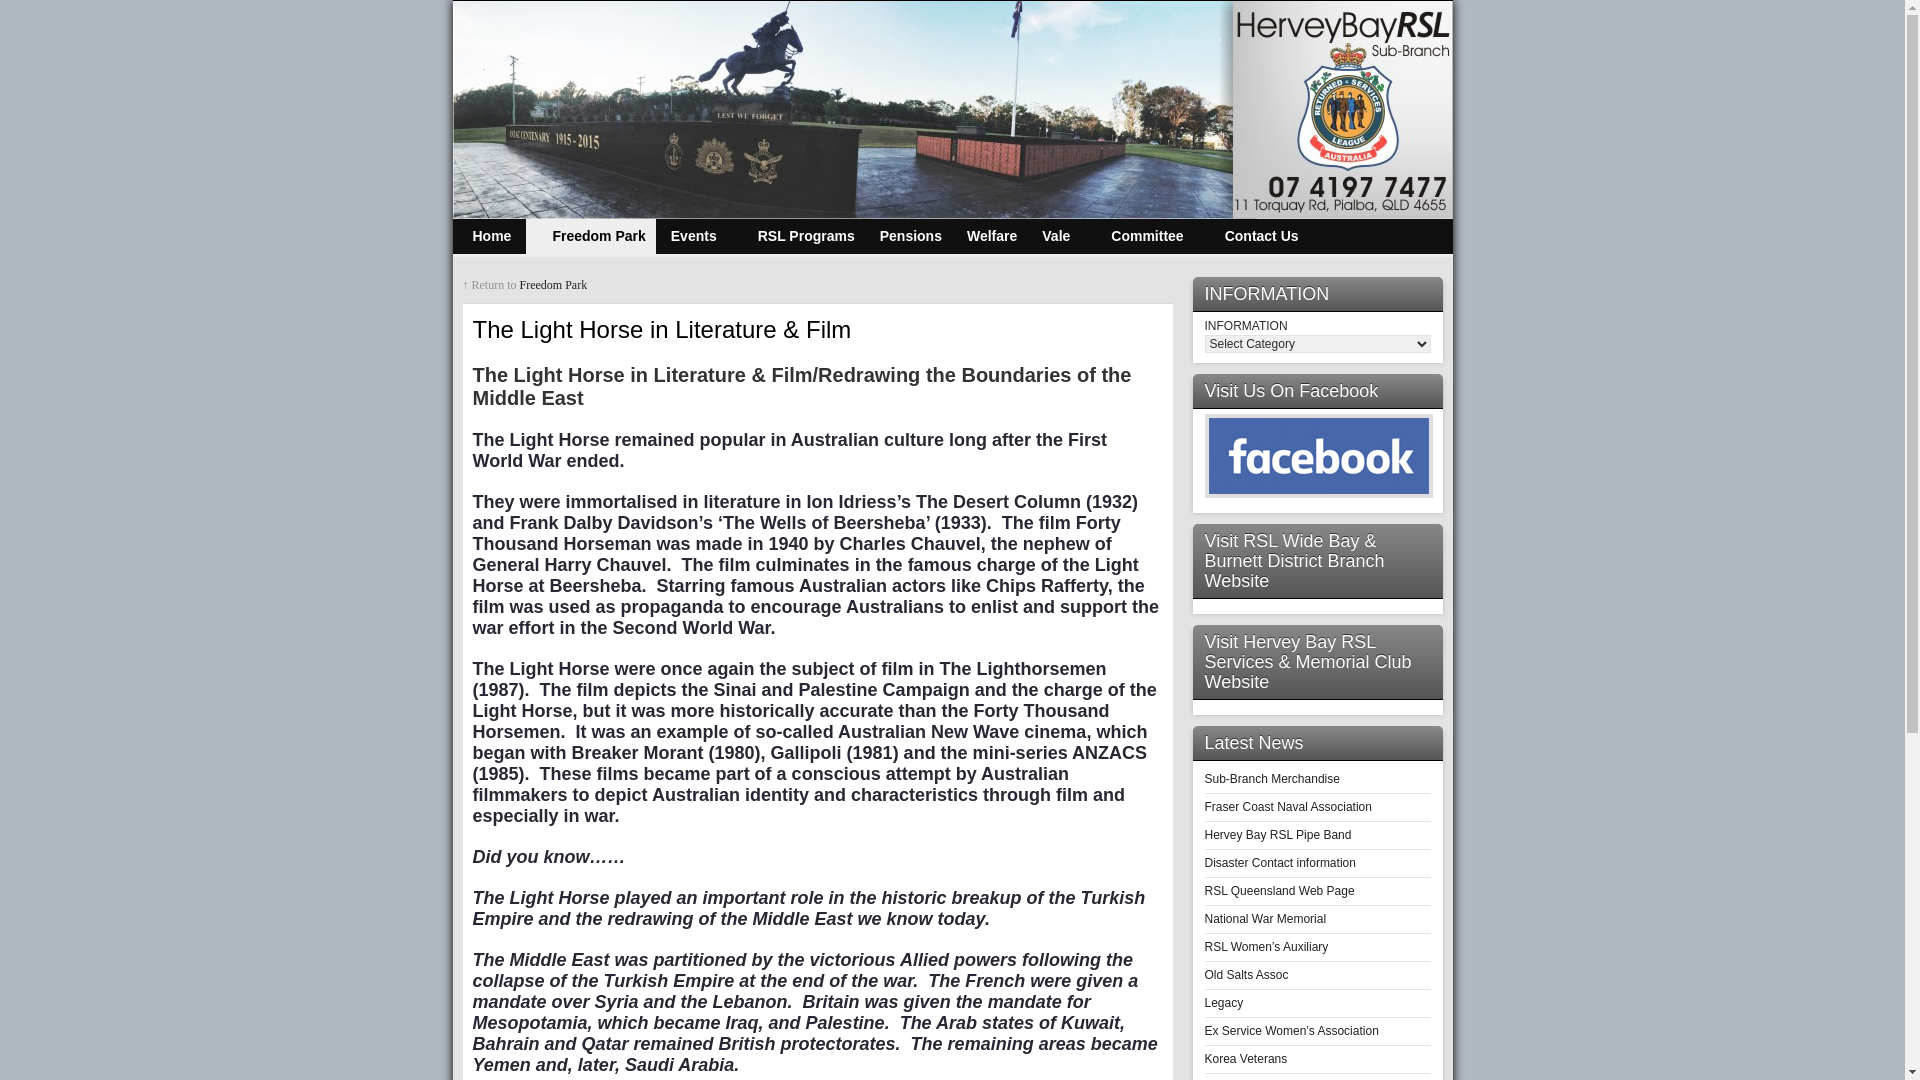 The height and width of the screenshot is (1080, 1920). I want to click on 'Events', so click(694, 235).